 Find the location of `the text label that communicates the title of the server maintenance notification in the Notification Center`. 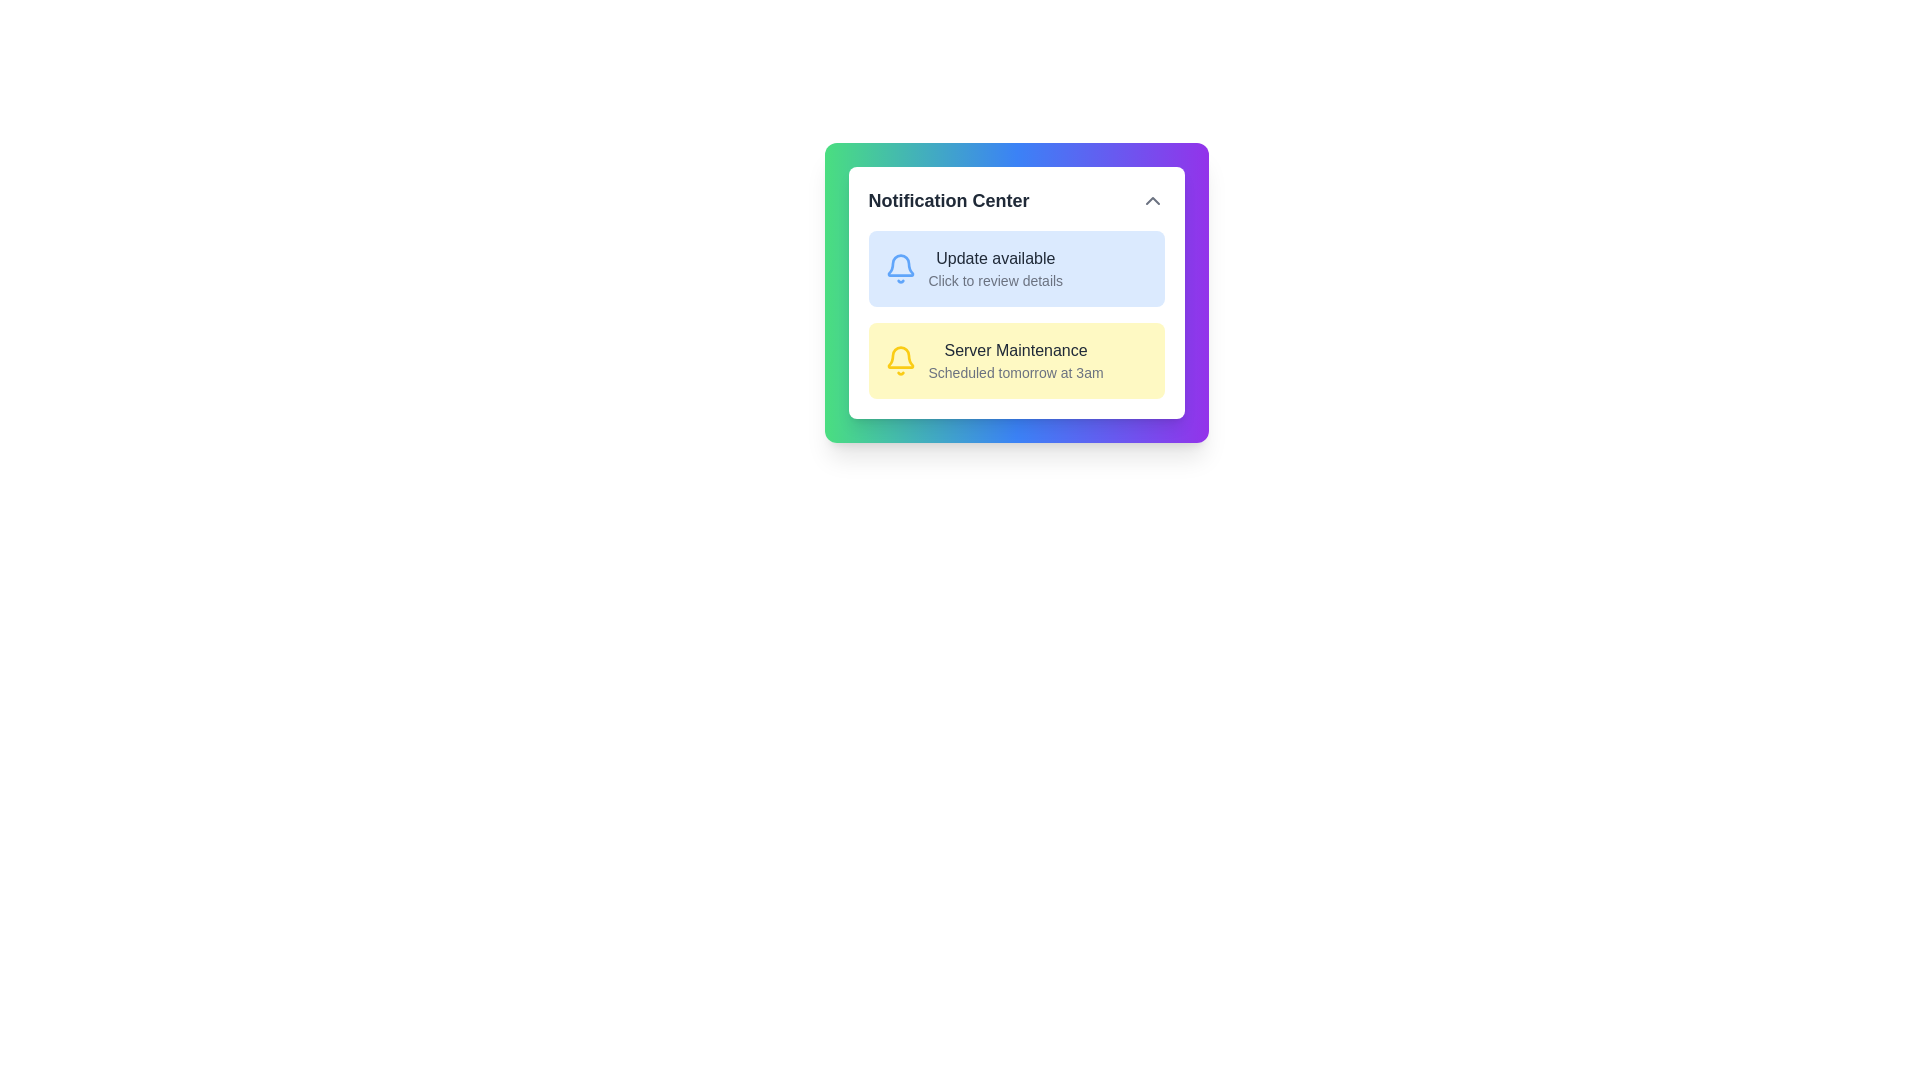

the text label that communicates the title of the server maintenance notification in the Notification Center is located at coordinates (1016, 350).